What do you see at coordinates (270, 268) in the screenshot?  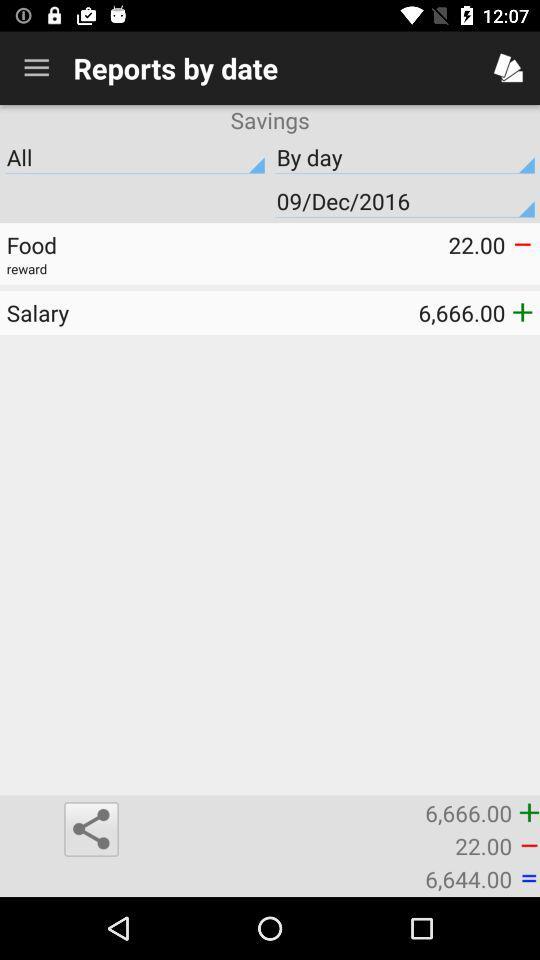 I see `reward item` at bounding box center [270, 268].